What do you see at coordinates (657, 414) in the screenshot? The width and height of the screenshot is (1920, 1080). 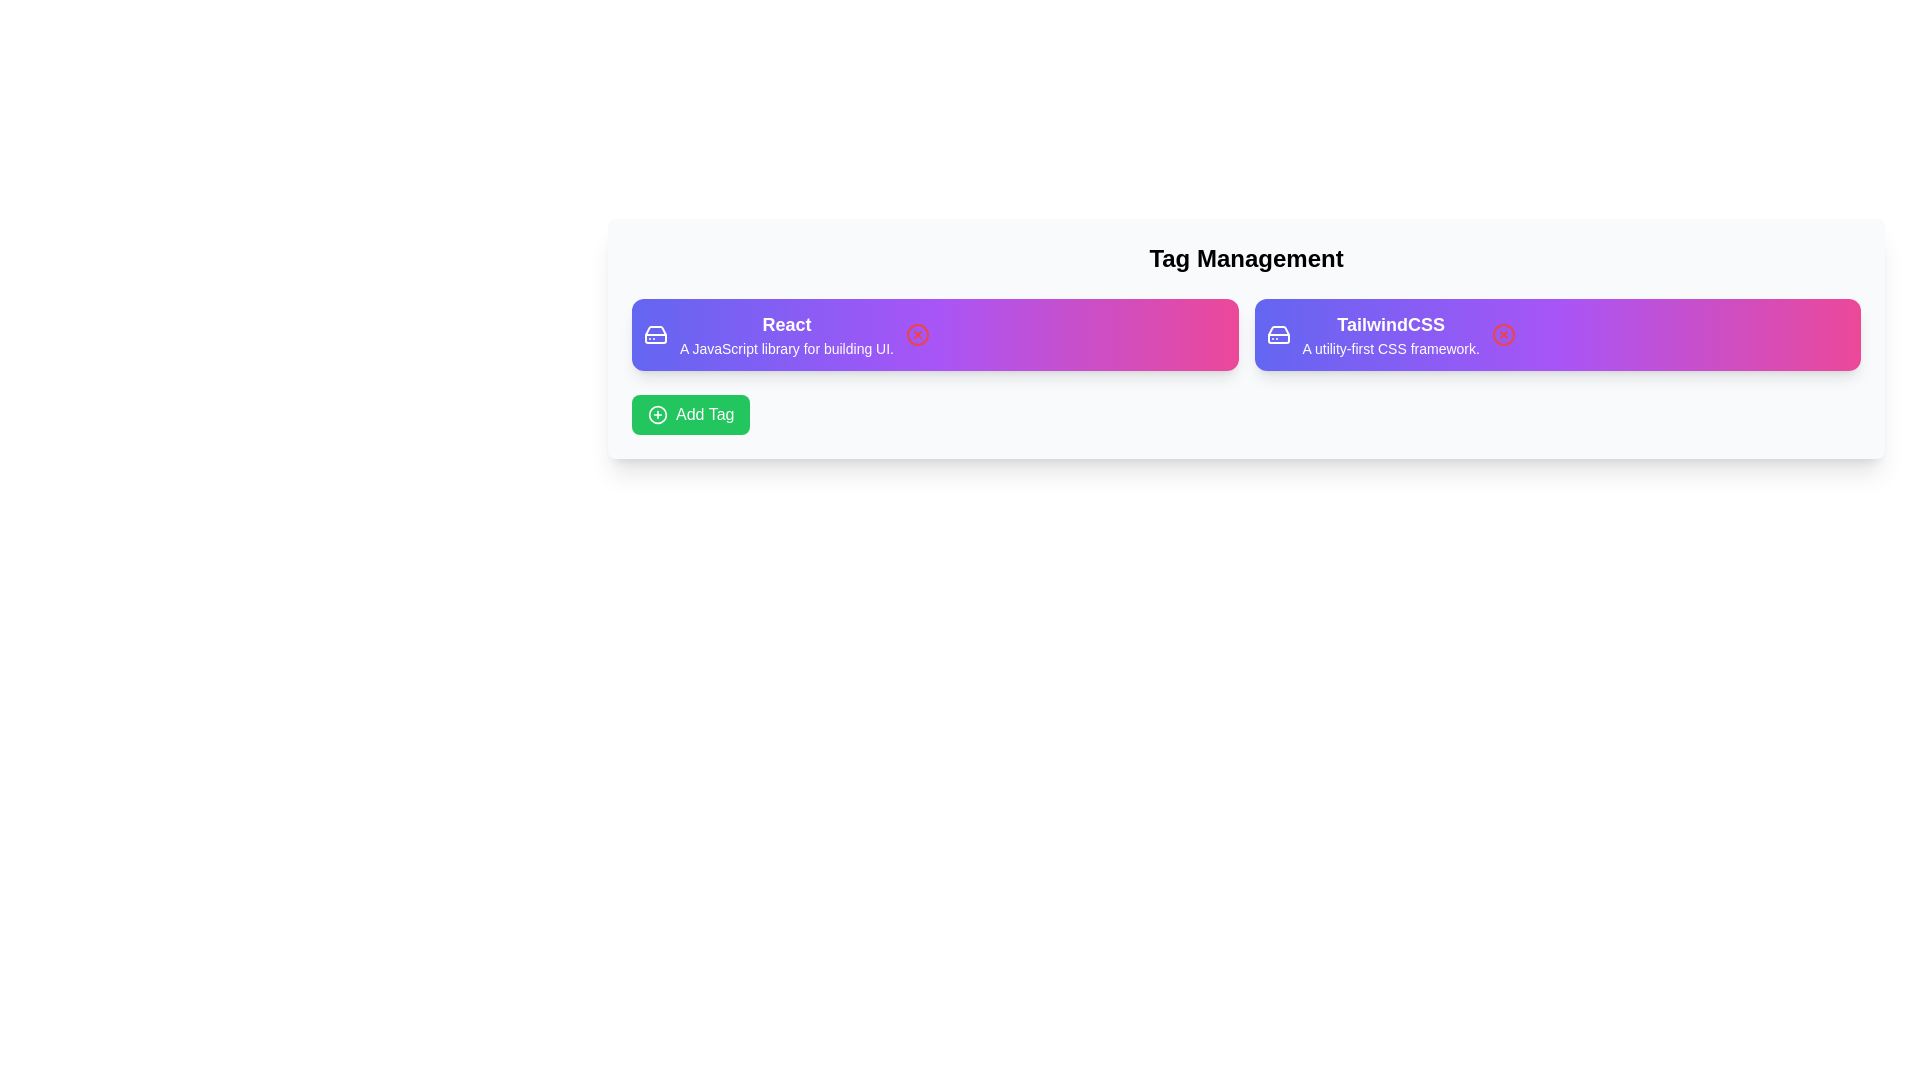 I see `the plus-circle icon located to the left of the 'Add Tag' text within the green button in the Tag Management section` at bounding box center [657, 414].